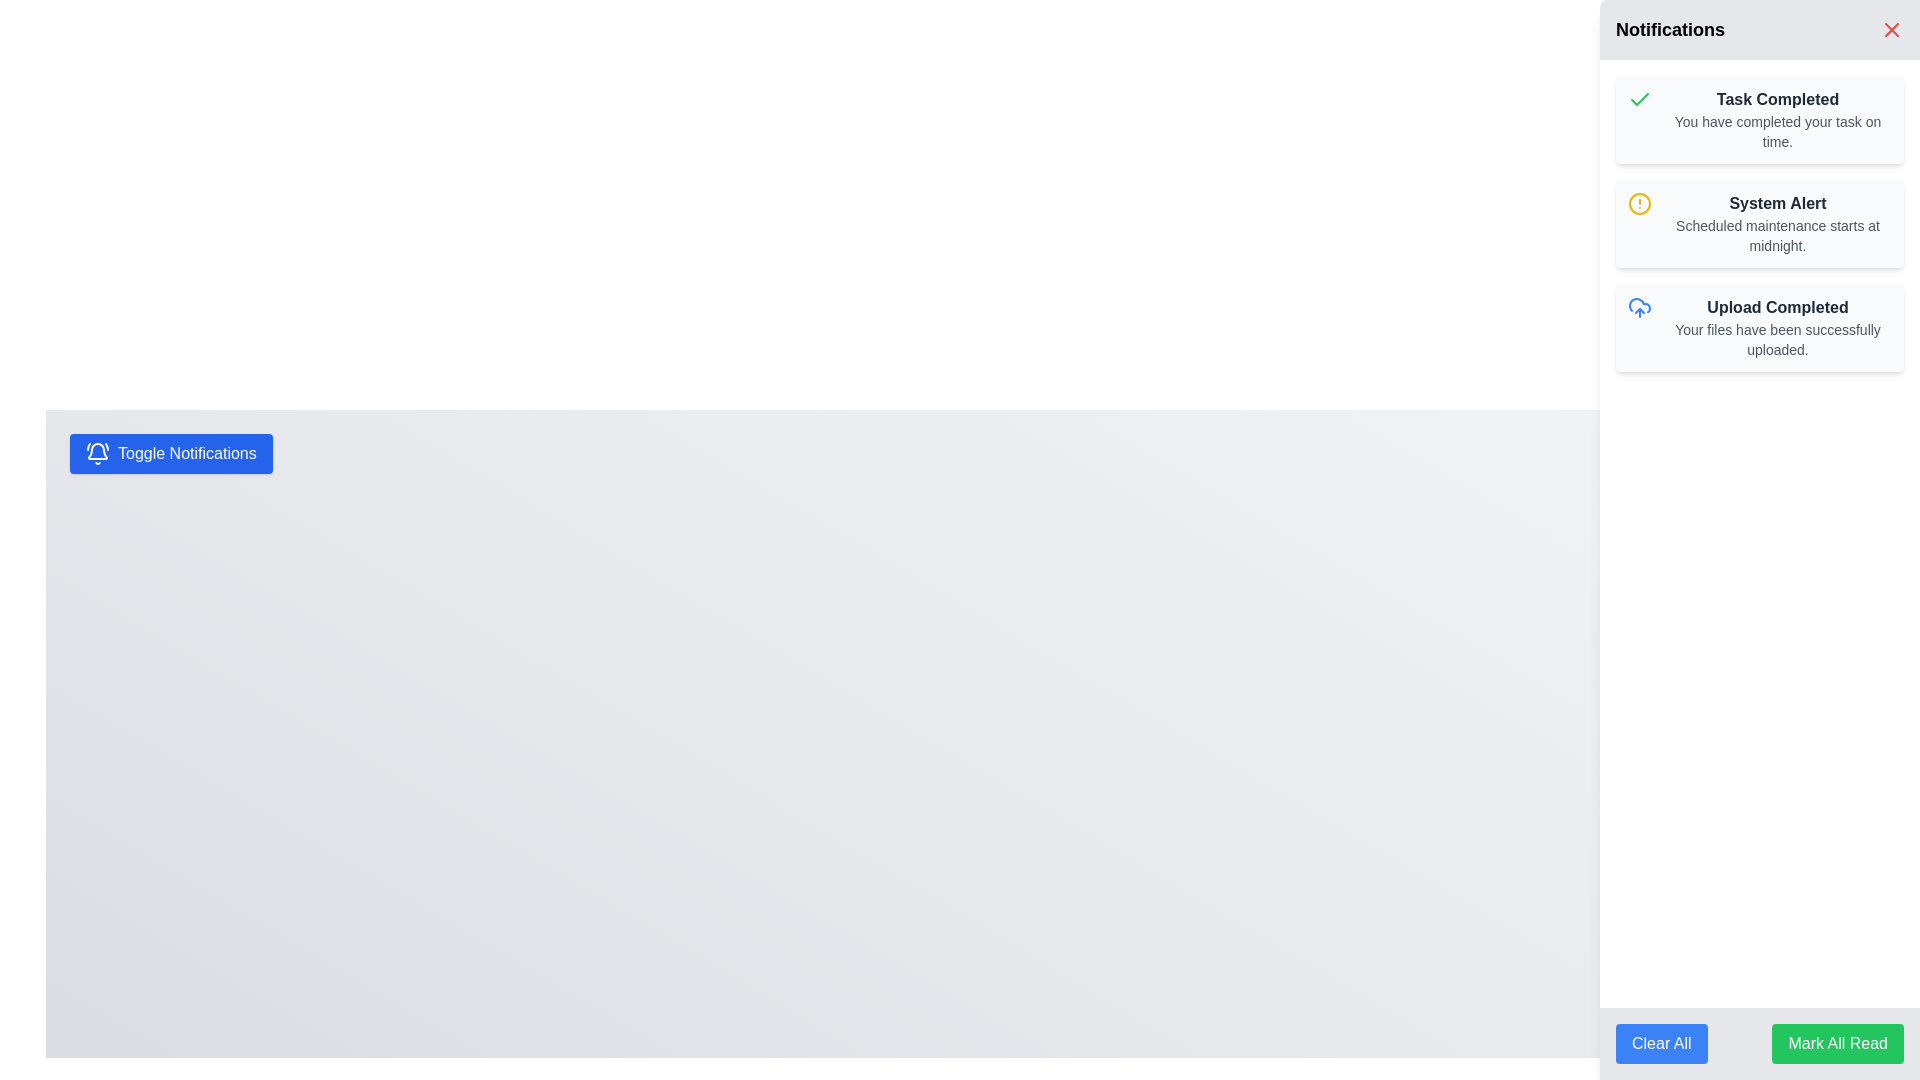 This screenshot has height=1080, width=1920. I want to click on the first Notification card in the right-hand sidebar of the Notifications panel, which indicates successful task completion, so click(1760, 119).